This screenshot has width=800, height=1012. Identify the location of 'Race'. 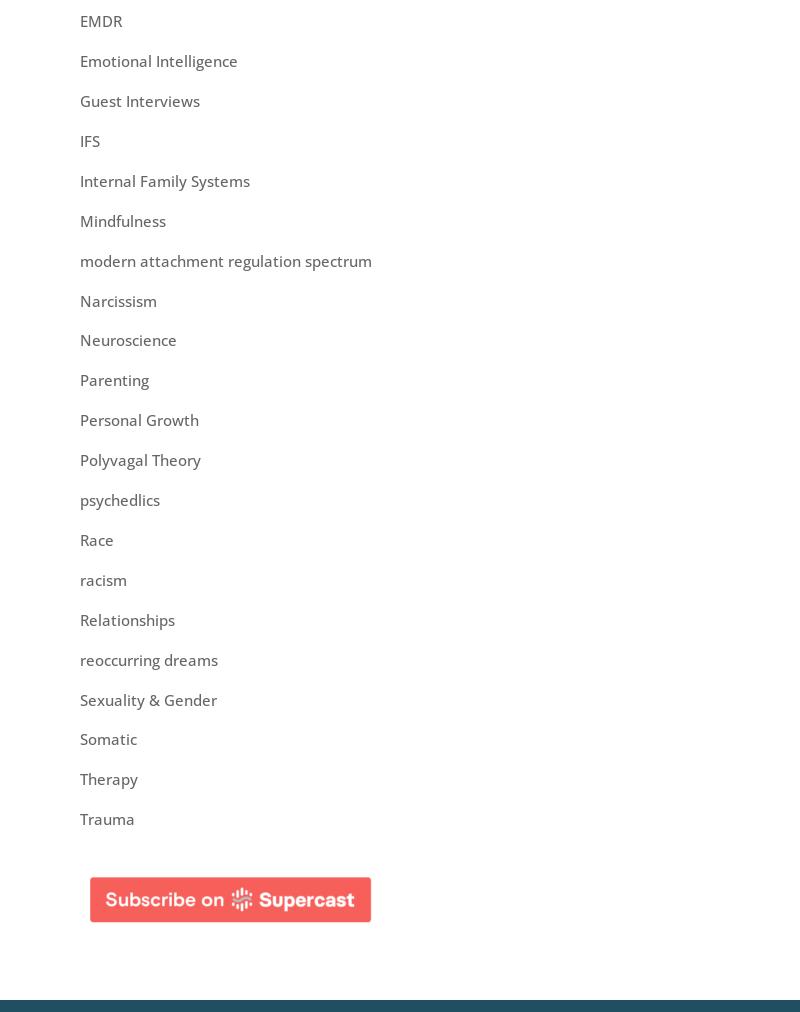
(96, 537).